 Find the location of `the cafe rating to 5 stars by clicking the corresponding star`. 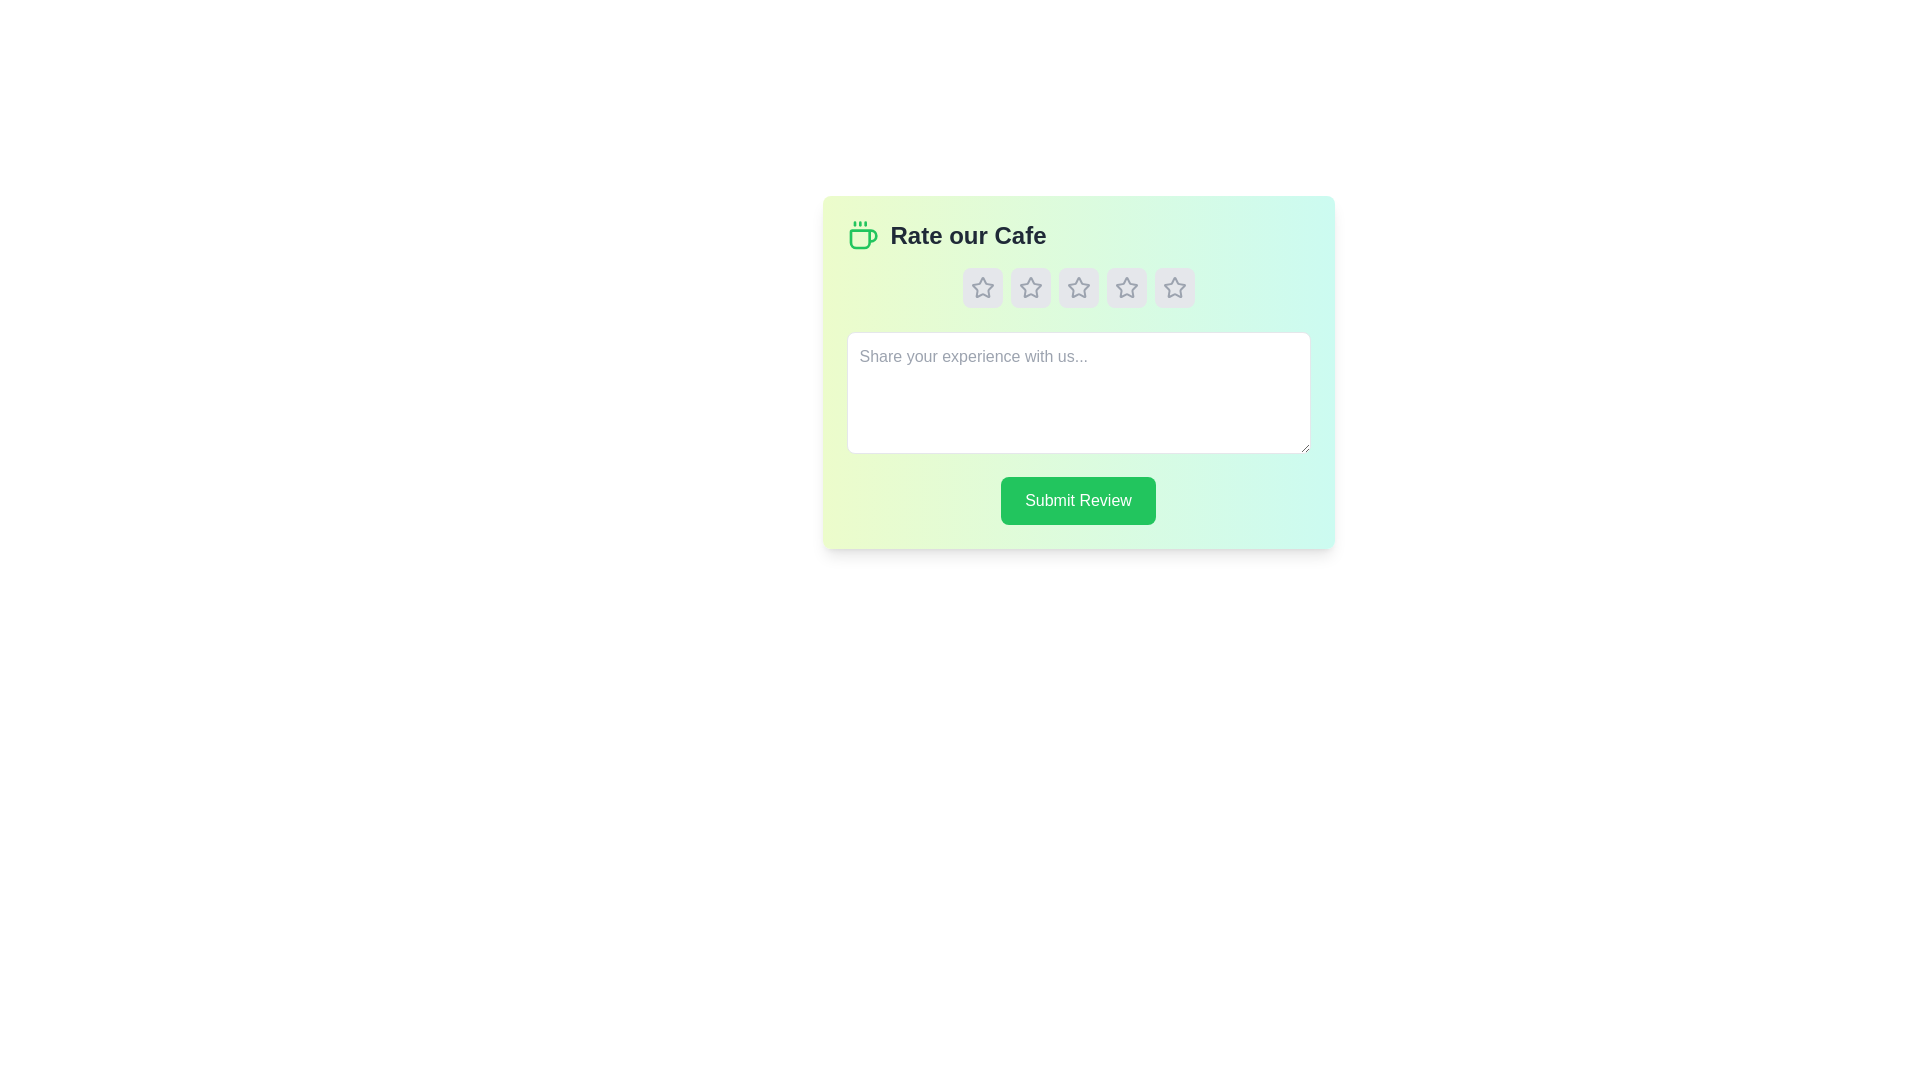

the cafe rating to 5 stars by clicking the corresponding star is located at coordinates (1174, 288).